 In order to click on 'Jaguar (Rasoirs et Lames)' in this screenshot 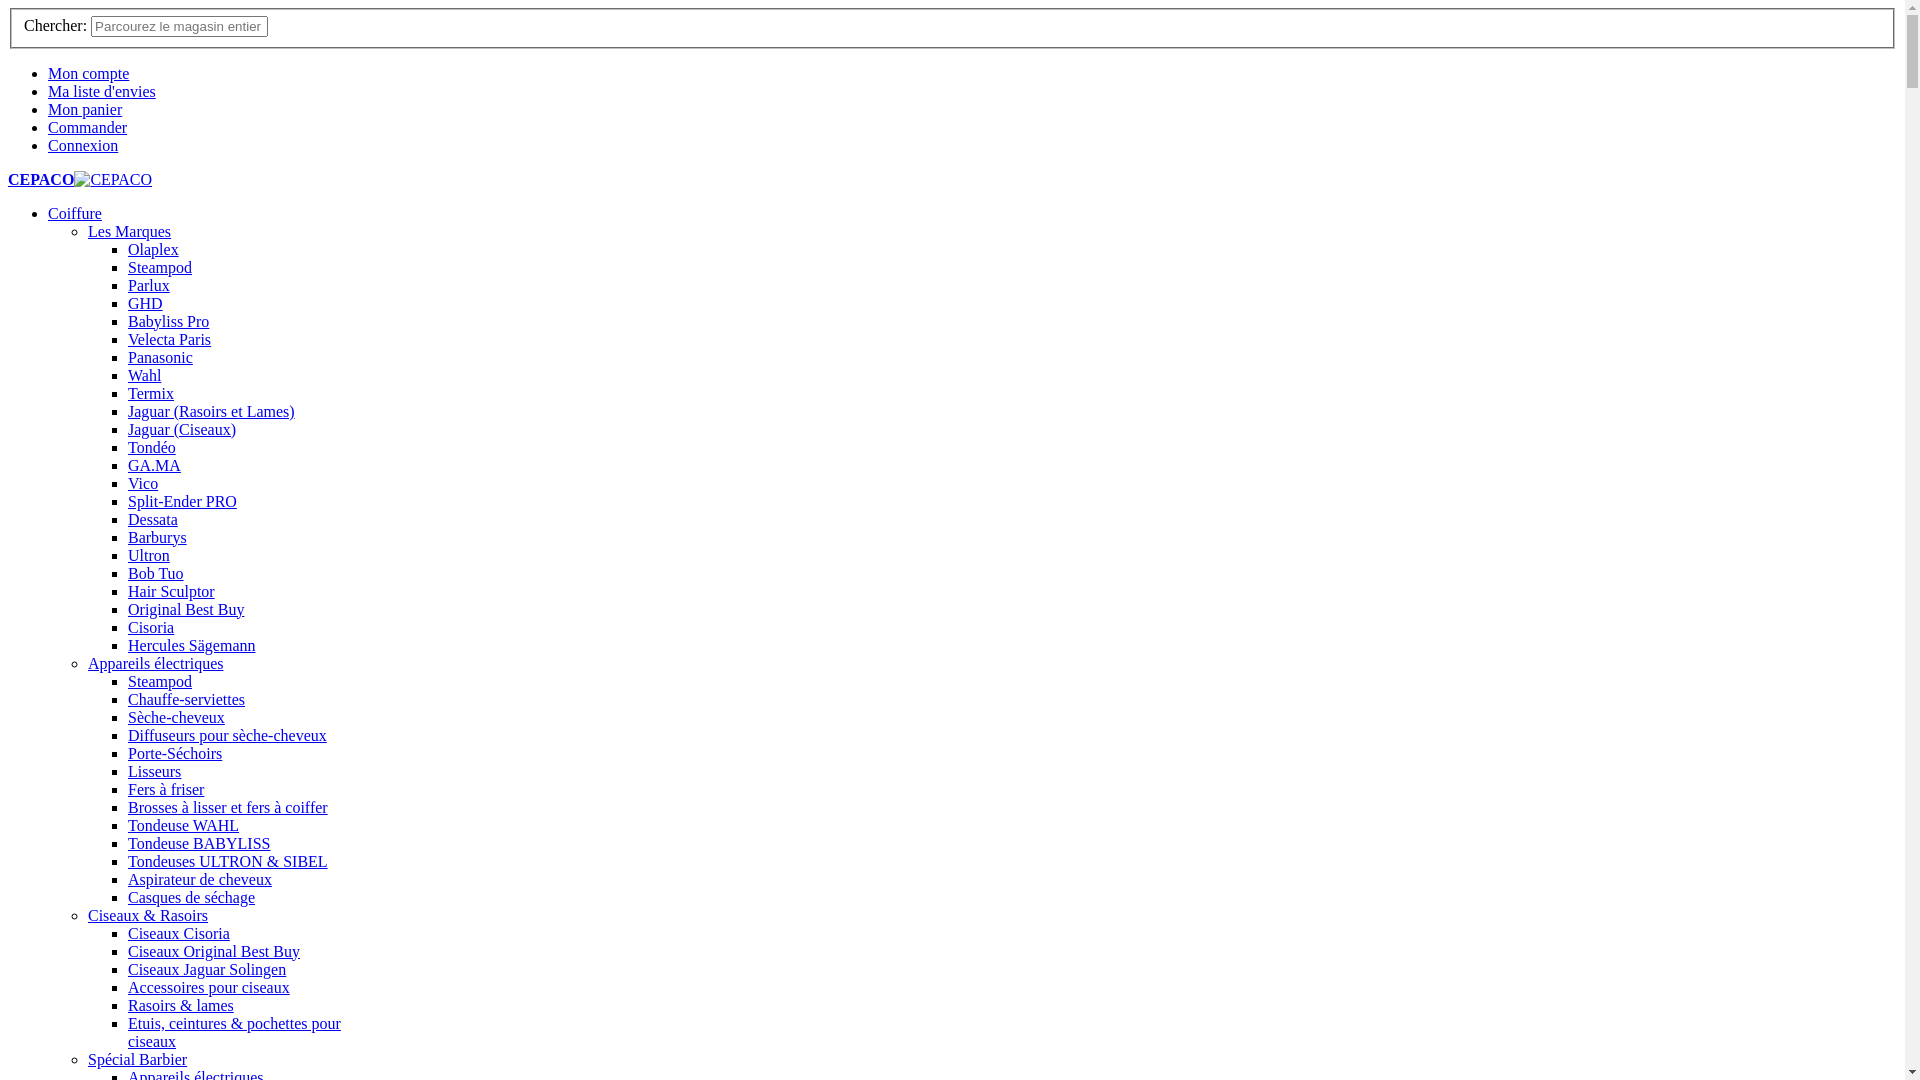, I will do `click(211, 410)`.